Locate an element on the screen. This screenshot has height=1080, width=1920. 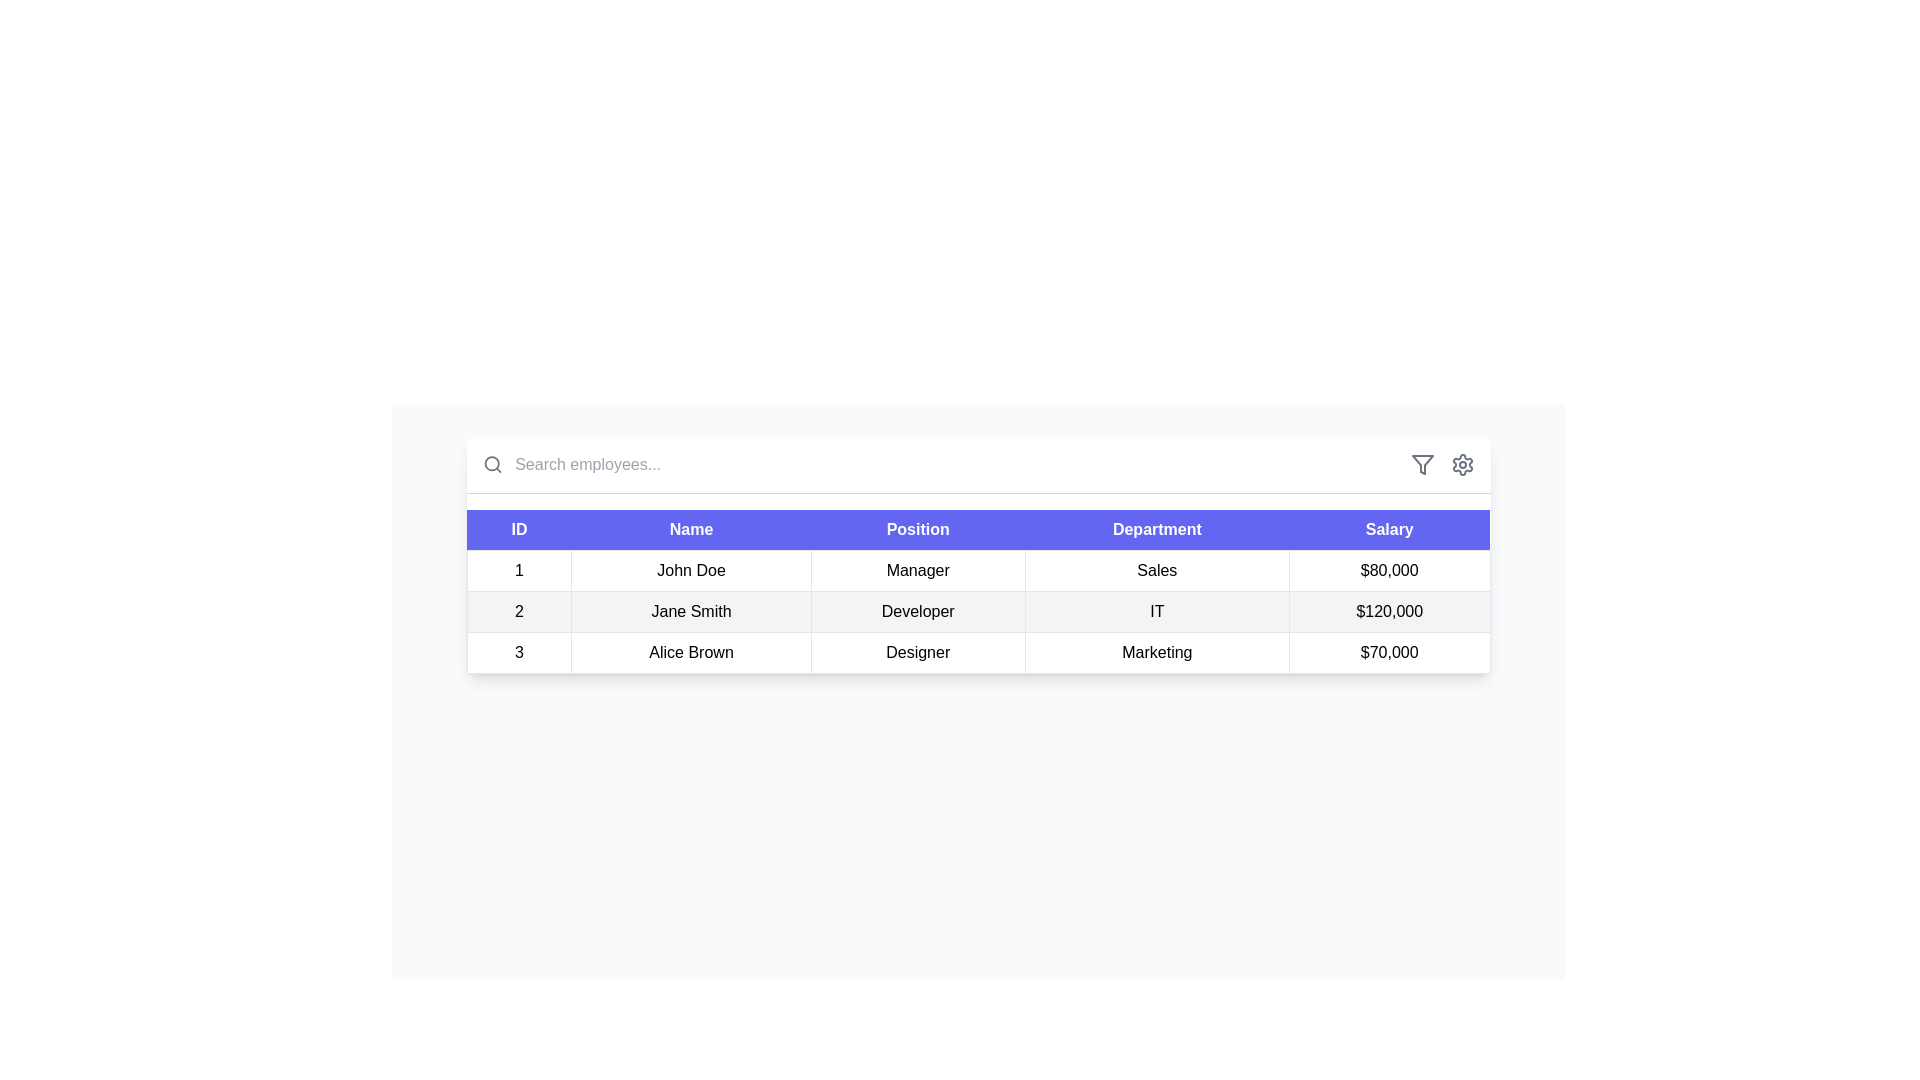
the table cell indicating the job position 'Designer' for the individual associated with 'Alice Brown' in the third row and third column under the 'Position' header is located at coordinates (917, 652).